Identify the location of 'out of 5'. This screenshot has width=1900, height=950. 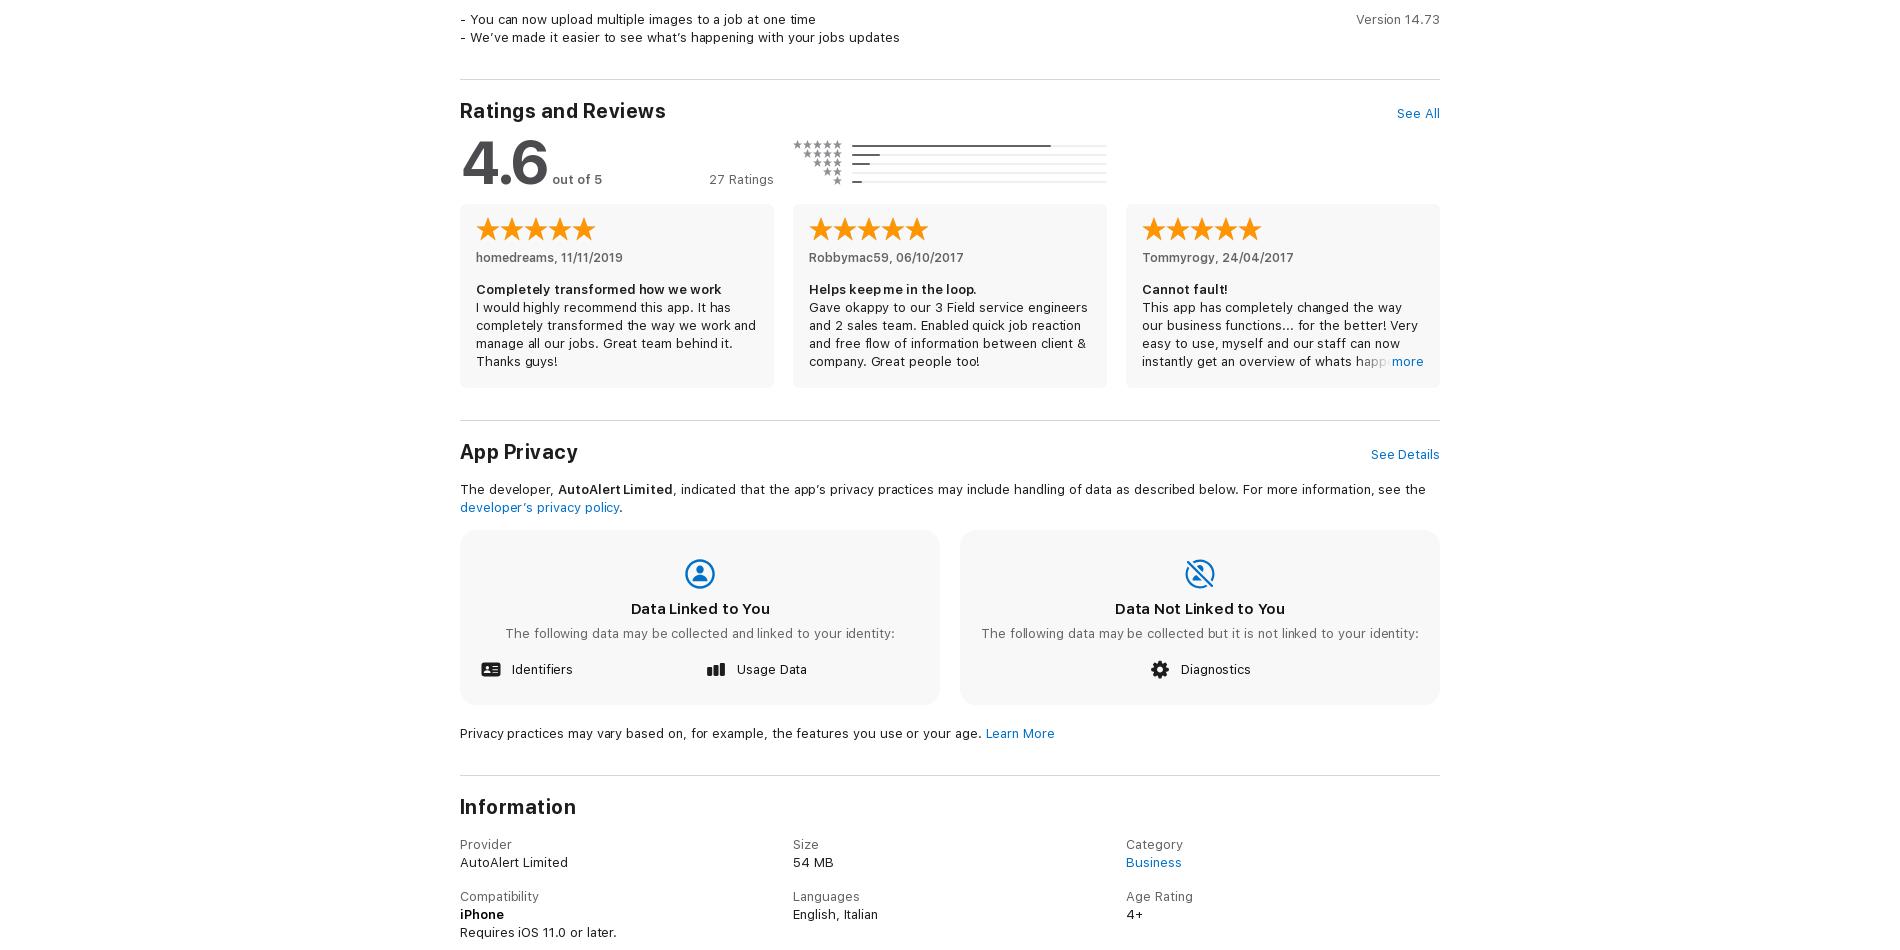
(574, 179).